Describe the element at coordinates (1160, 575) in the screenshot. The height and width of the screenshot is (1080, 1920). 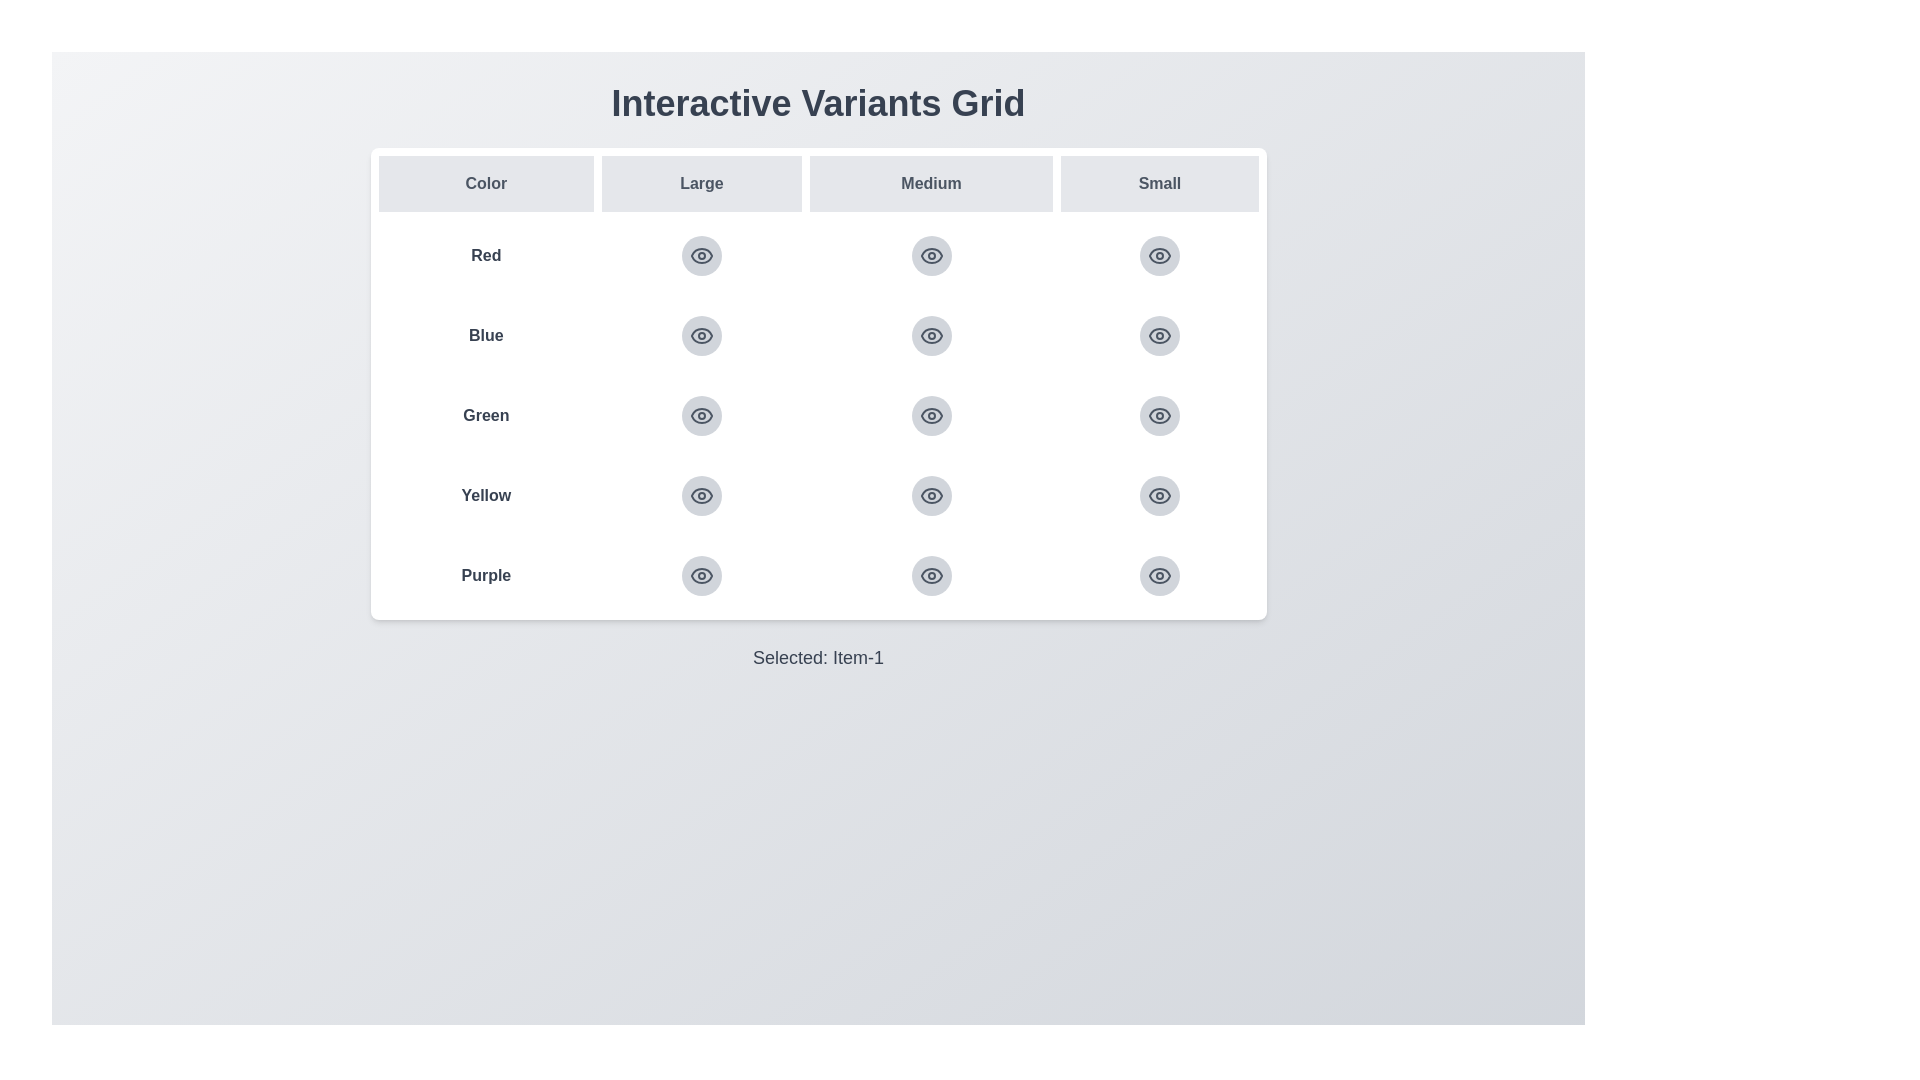
I see `the eye icon SVG graphic, which is styled with a gray outline and located in the last row under the 'Small' column of the table-like UI component` at that location.